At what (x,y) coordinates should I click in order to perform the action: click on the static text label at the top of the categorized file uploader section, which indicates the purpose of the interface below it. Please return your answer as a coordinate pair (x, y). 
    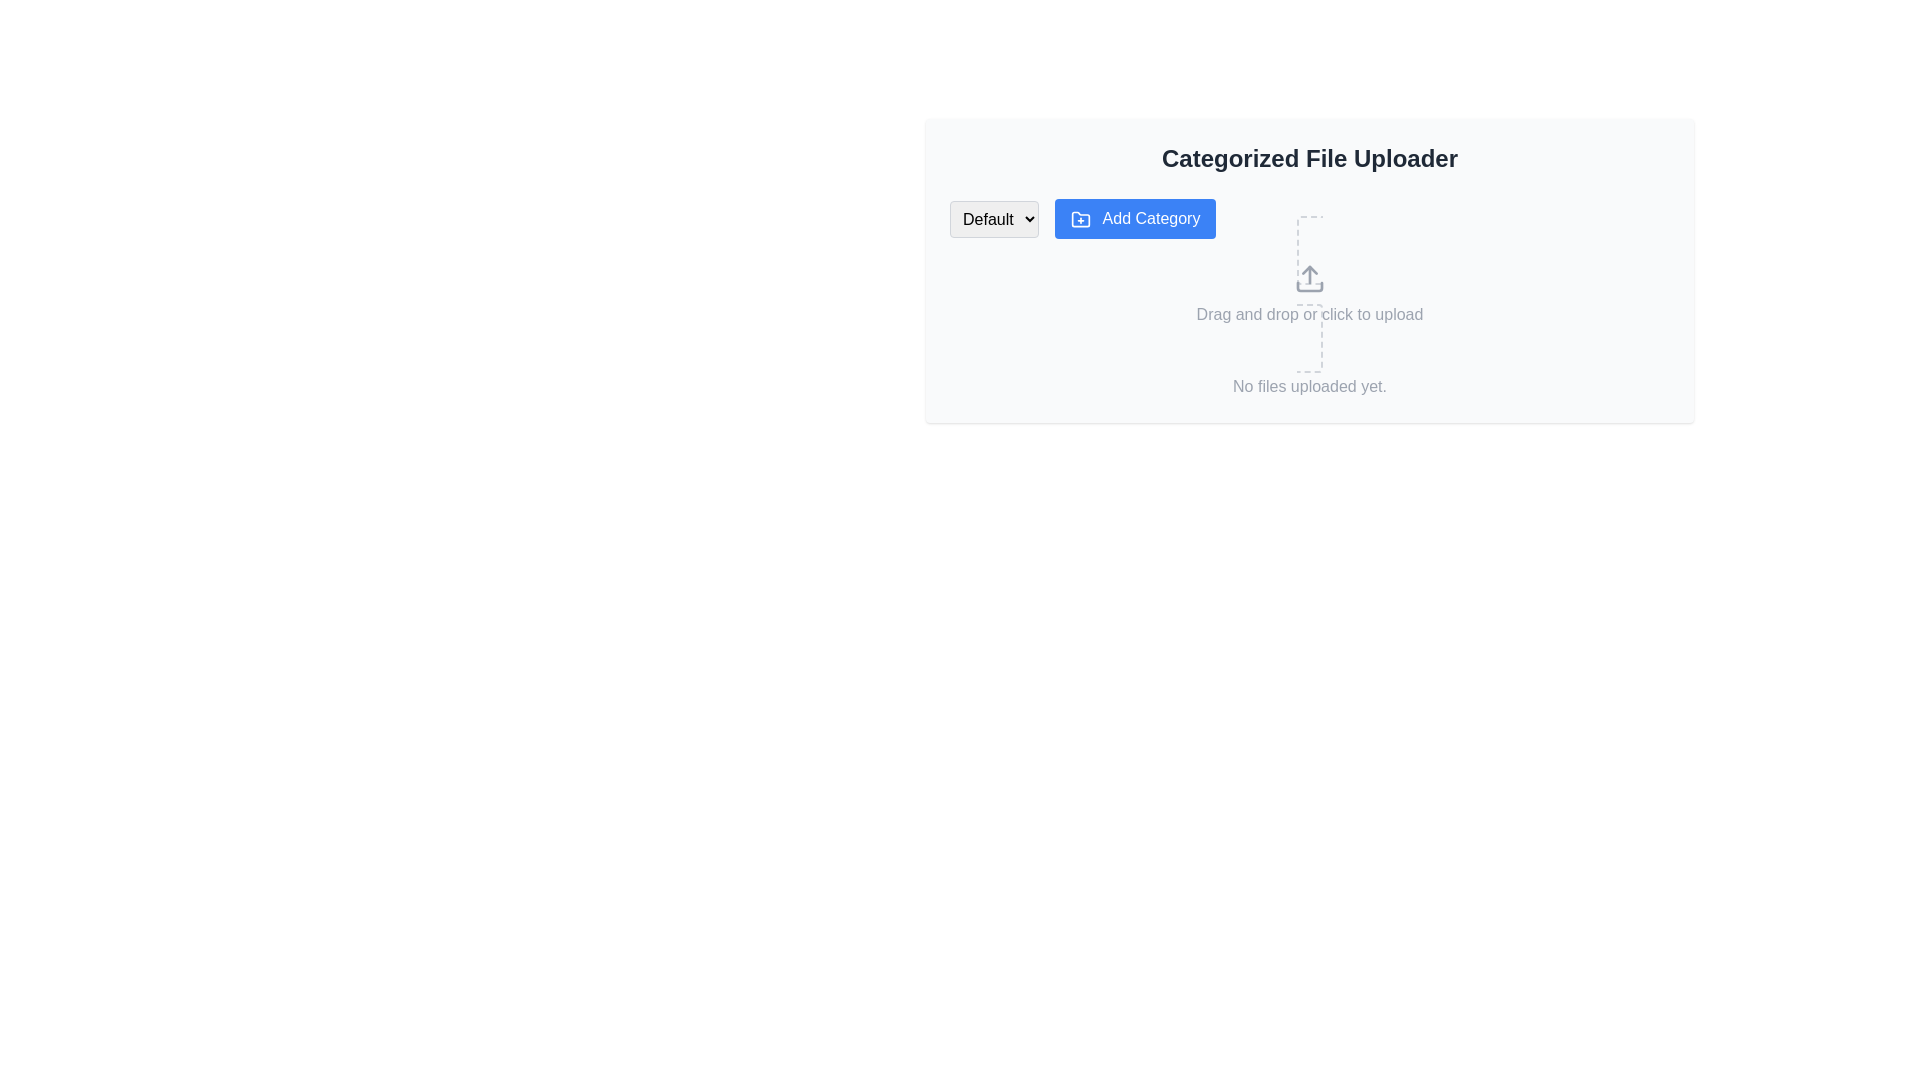
    Looking at the image, I should click on (1310, 157).